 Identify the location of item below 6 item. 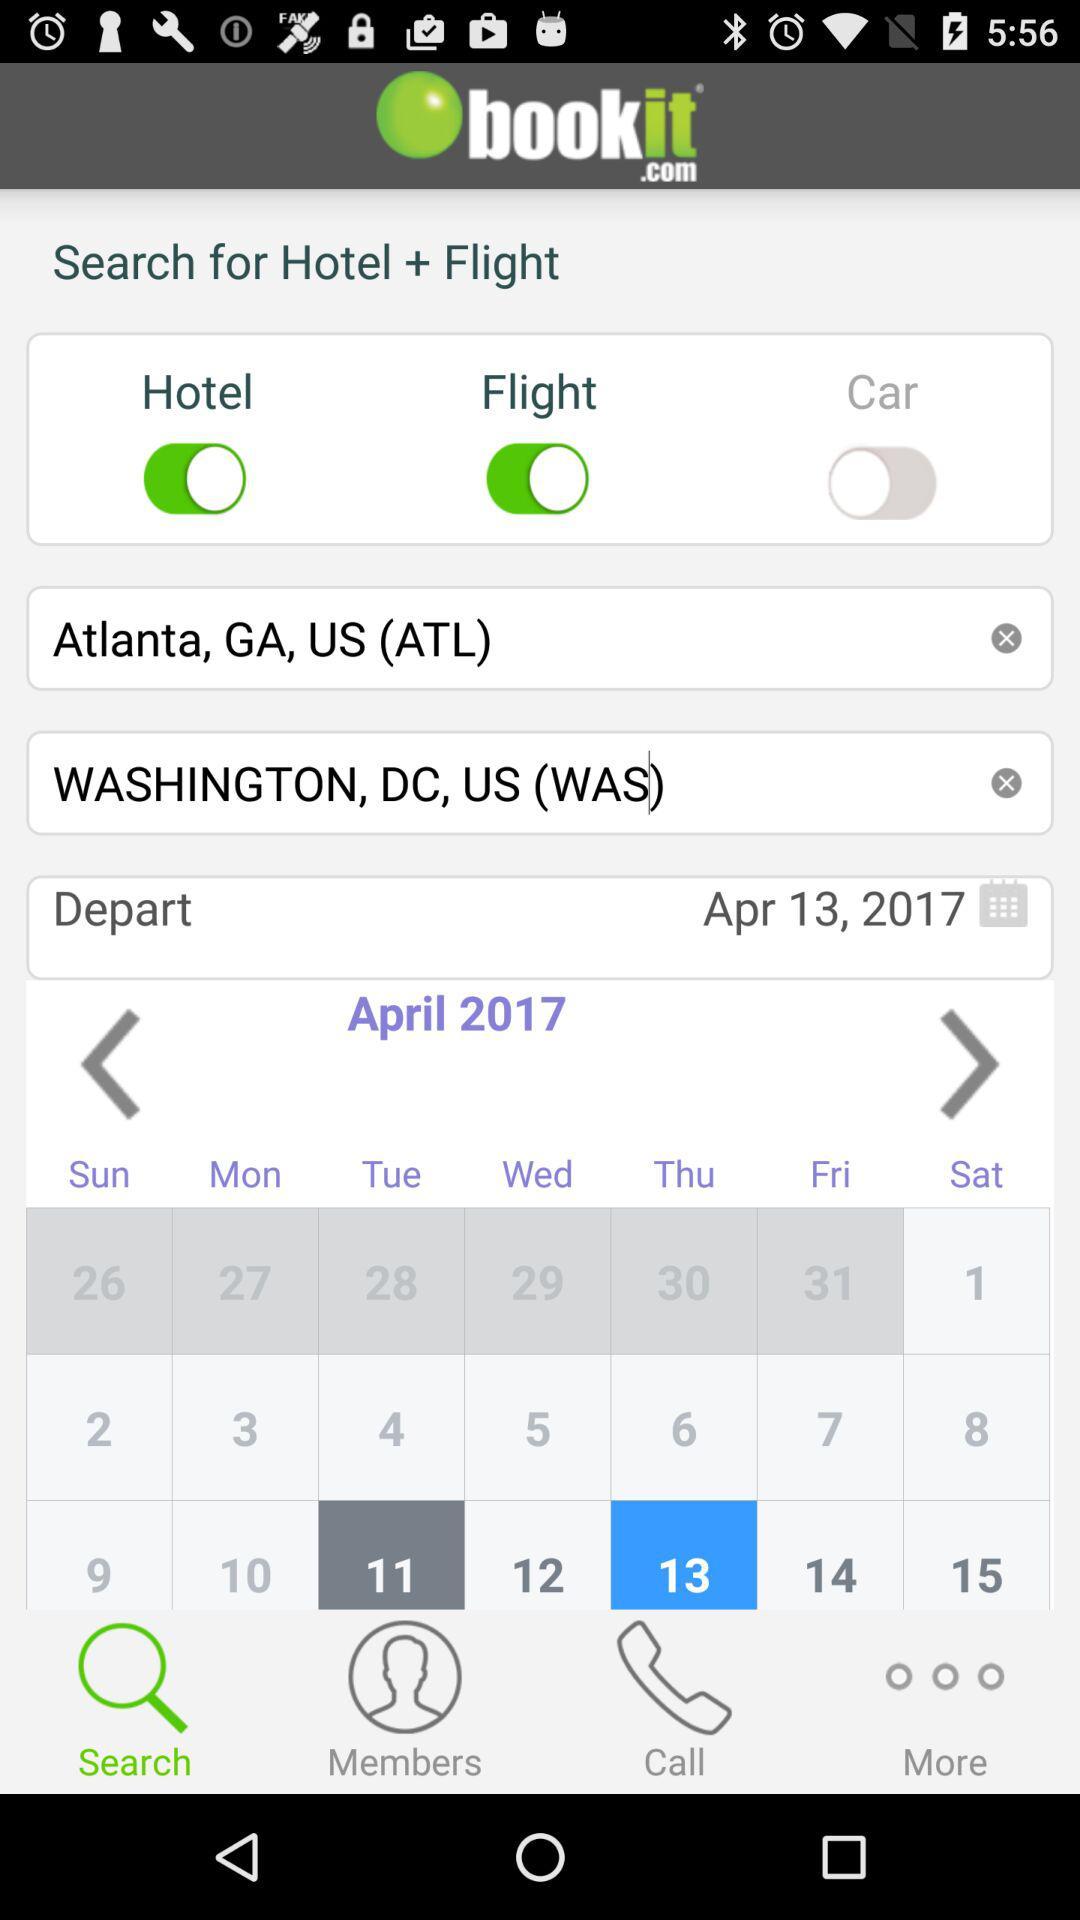
(830, 1554).